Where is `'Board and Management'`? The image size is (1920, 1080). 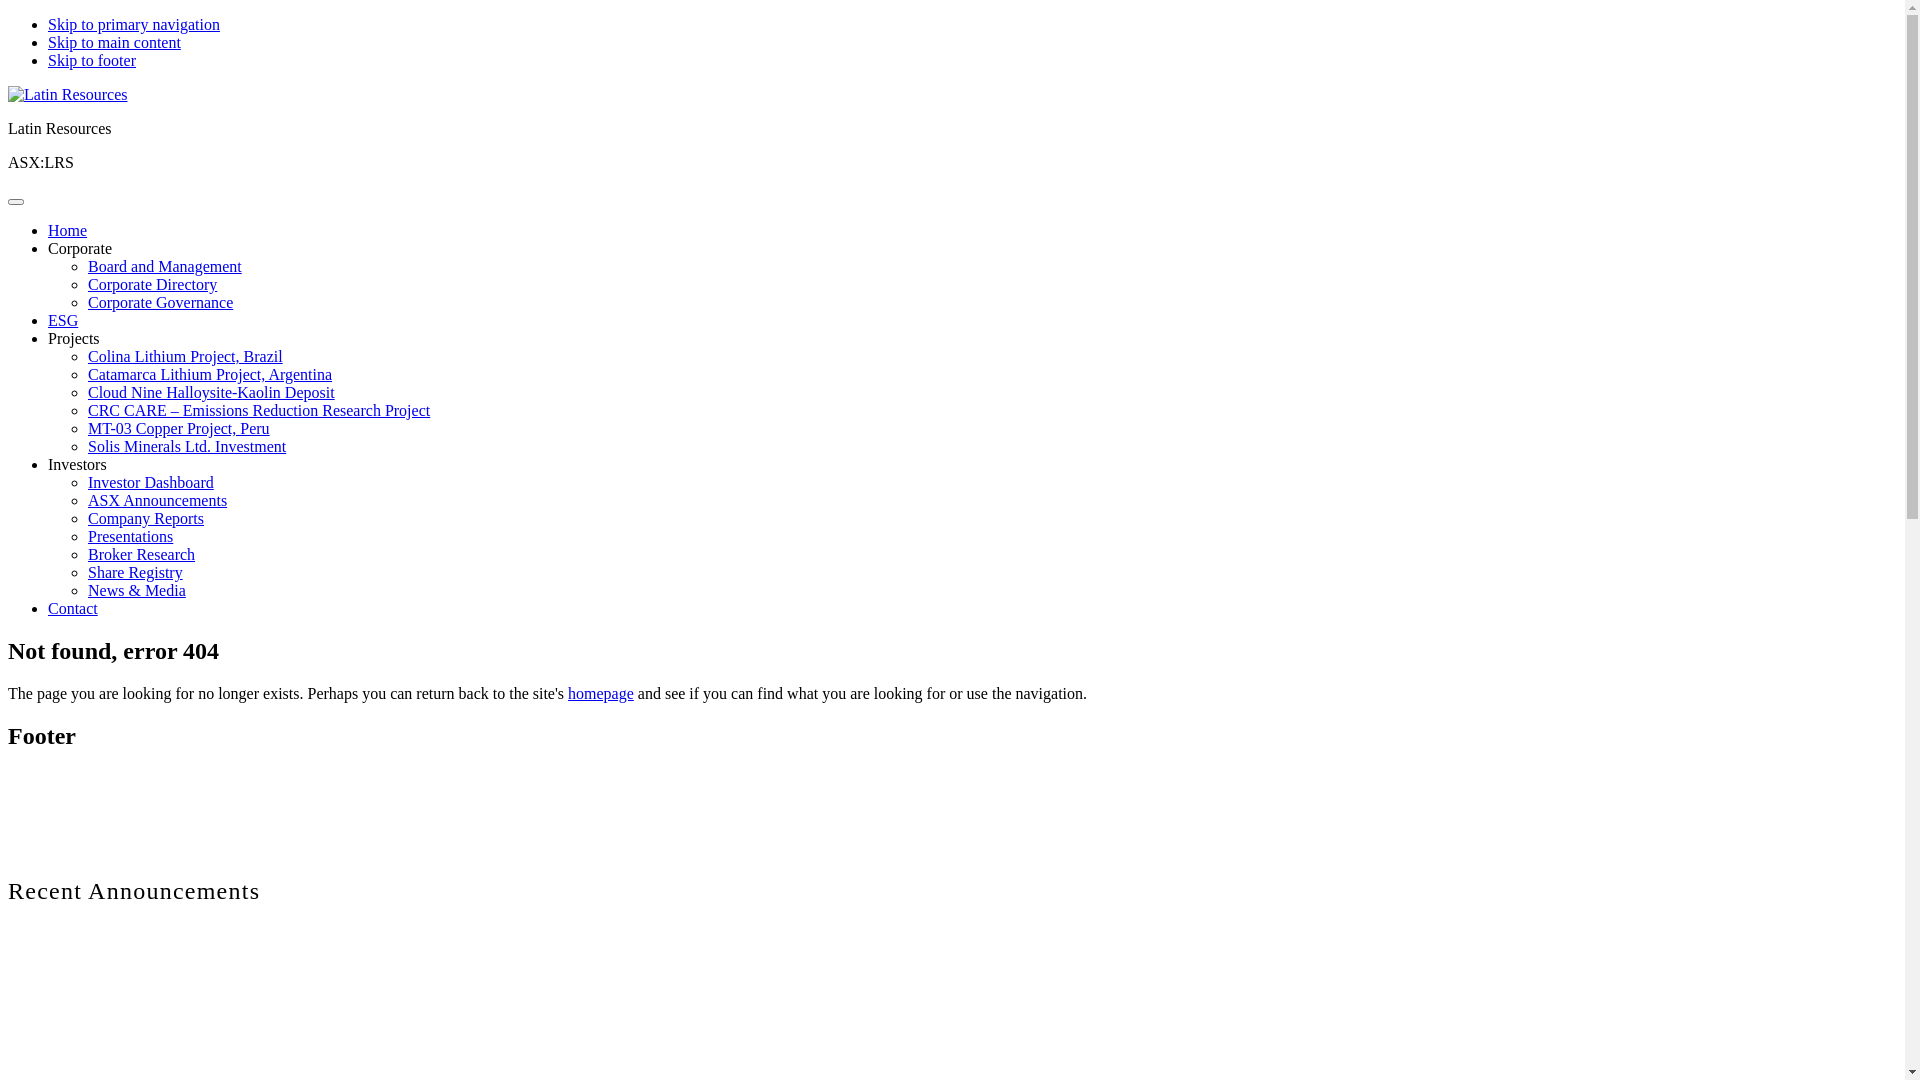
'Board and Management' is located at coordinates (164, 265).